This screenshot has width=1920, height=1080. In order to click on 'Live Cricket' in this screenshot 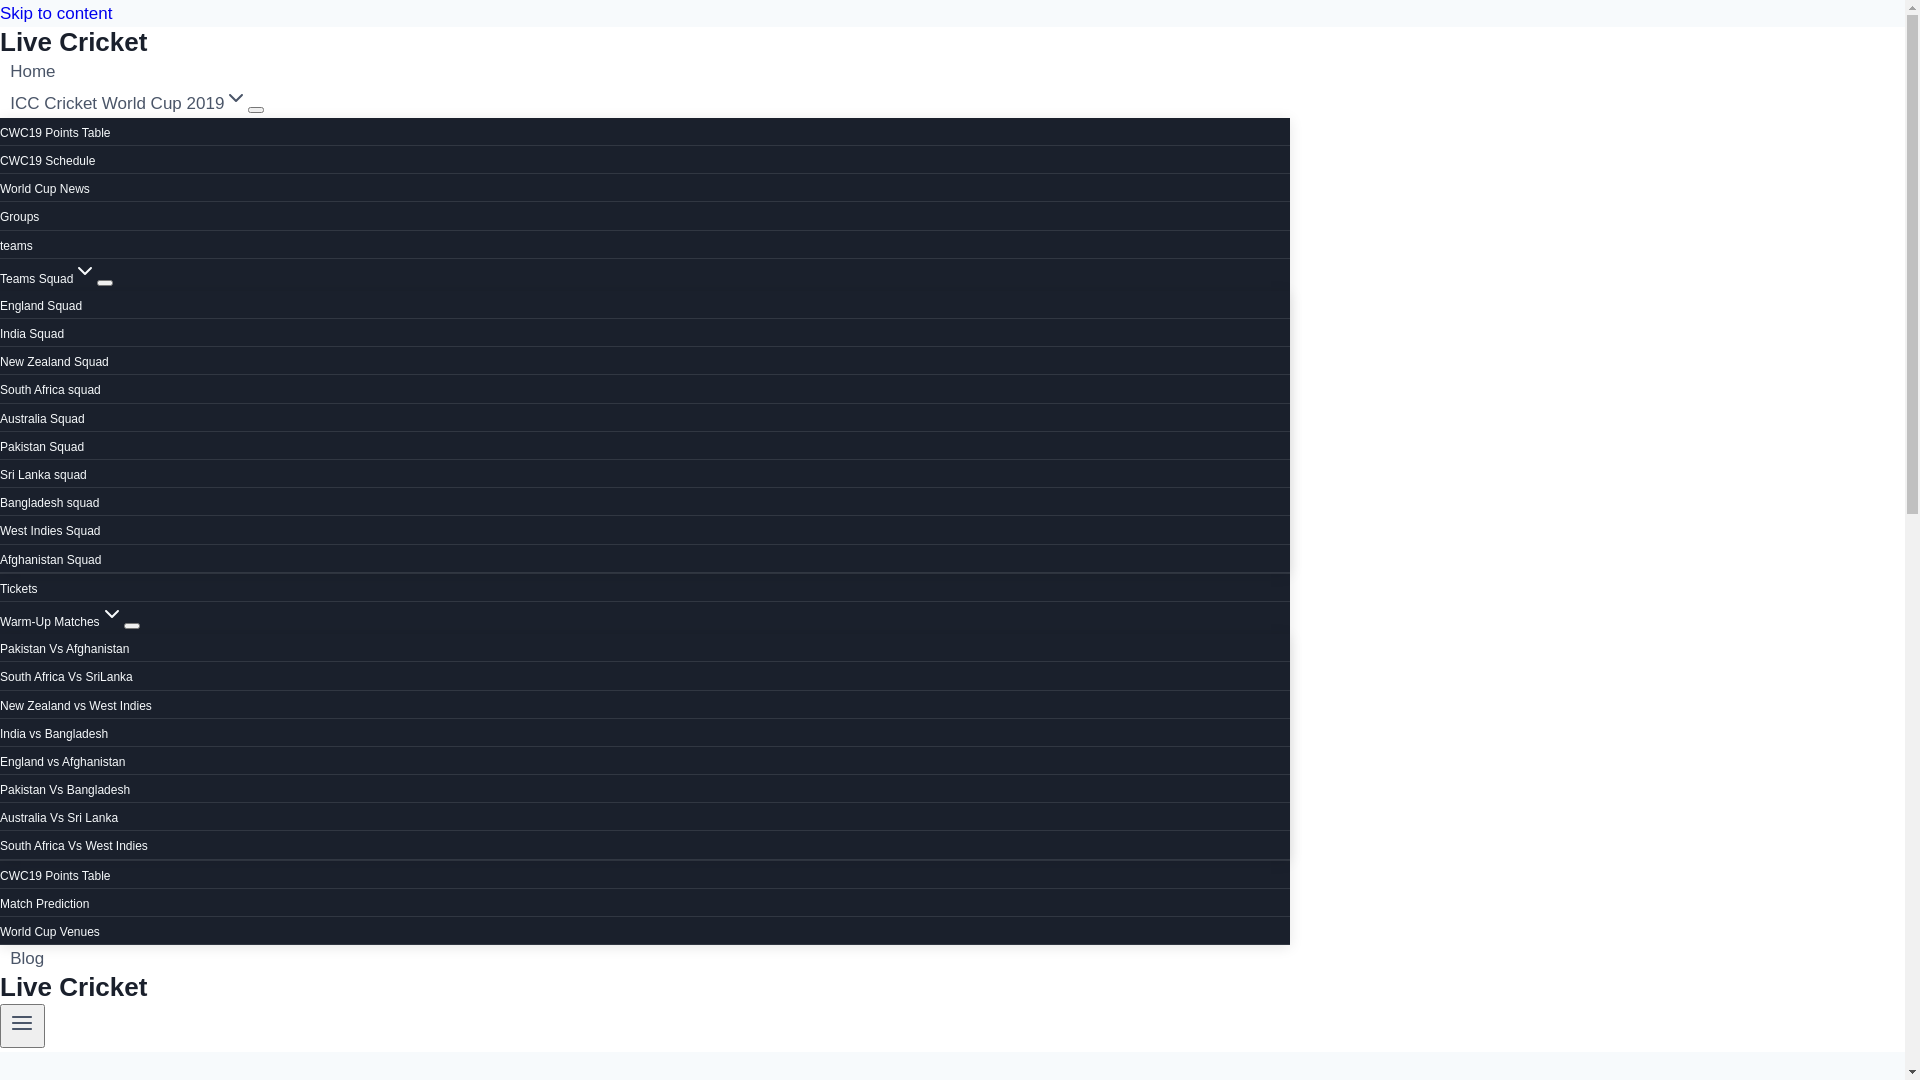, I will do `click(644, 42)`.